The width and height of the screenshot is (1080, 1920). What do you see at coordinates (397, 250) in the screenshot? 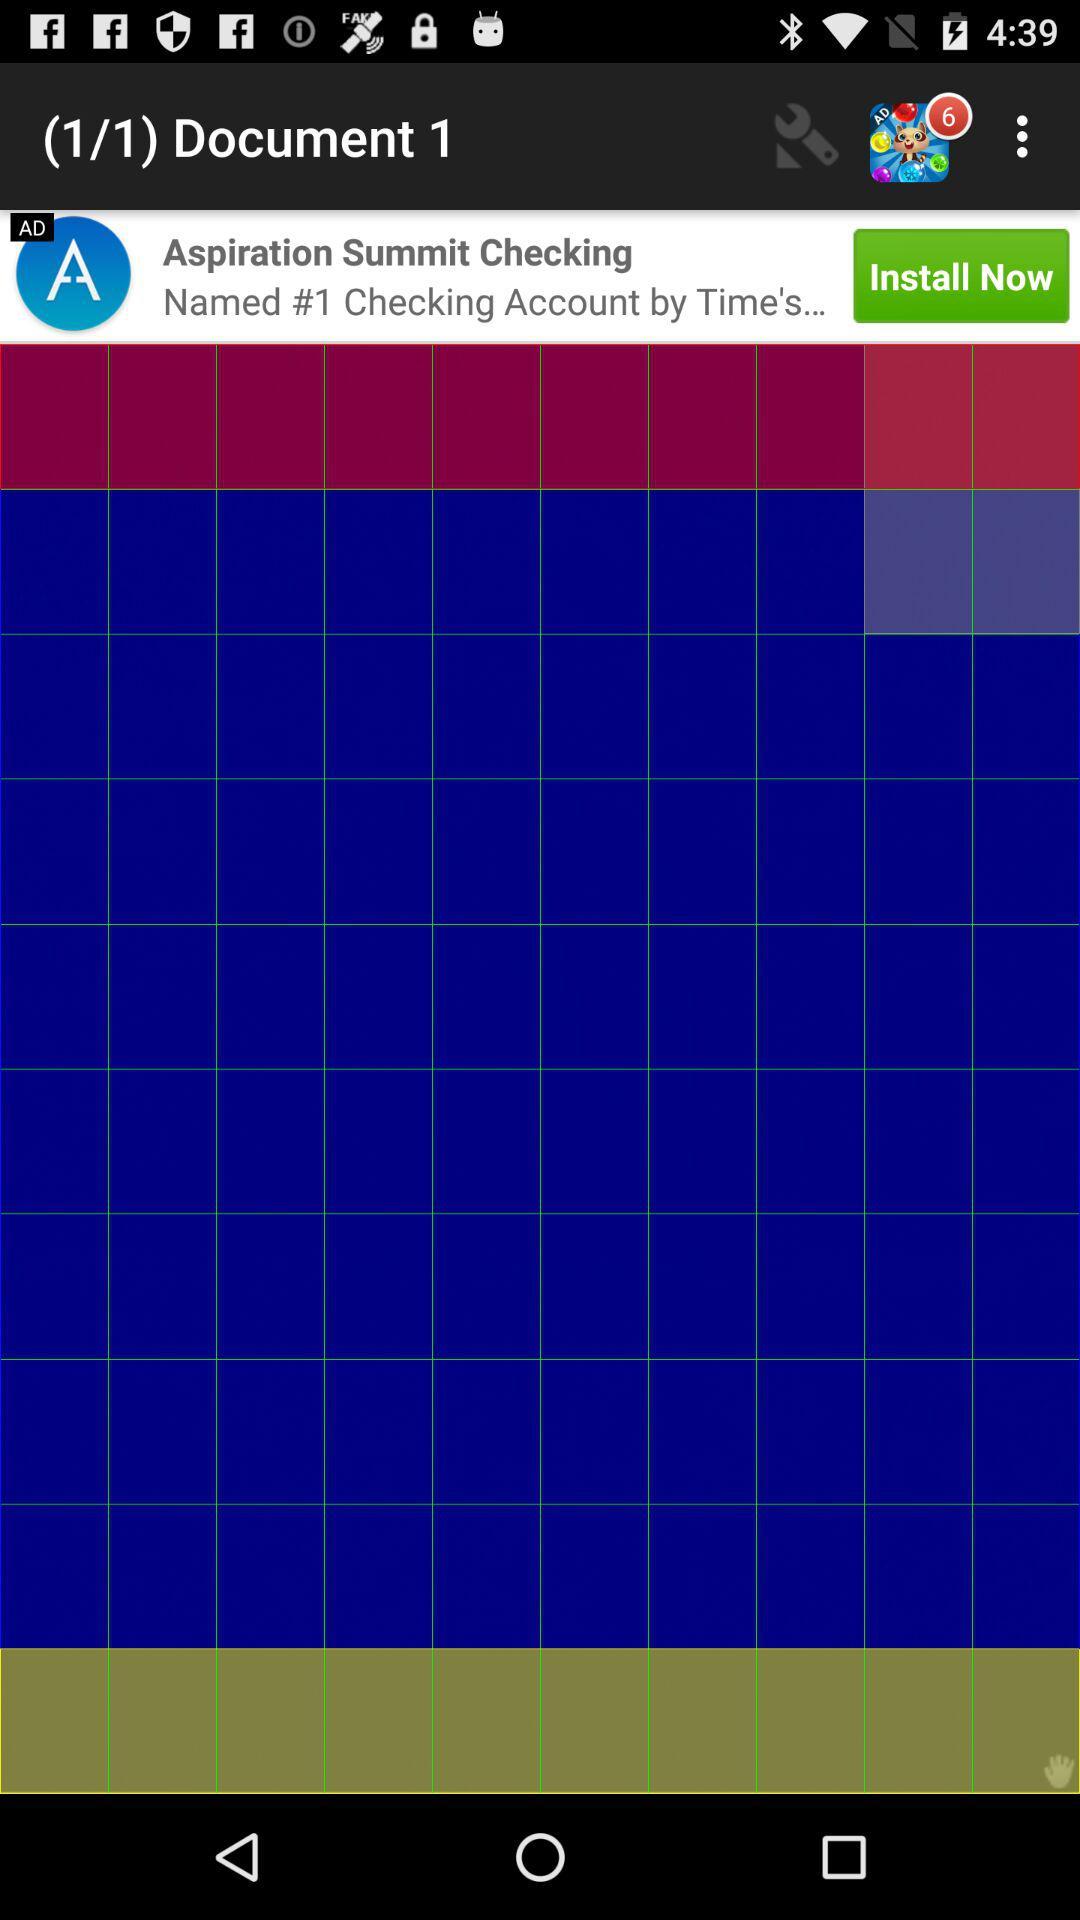
I see `aspiration summit checking` at bounding box center [397, 250].